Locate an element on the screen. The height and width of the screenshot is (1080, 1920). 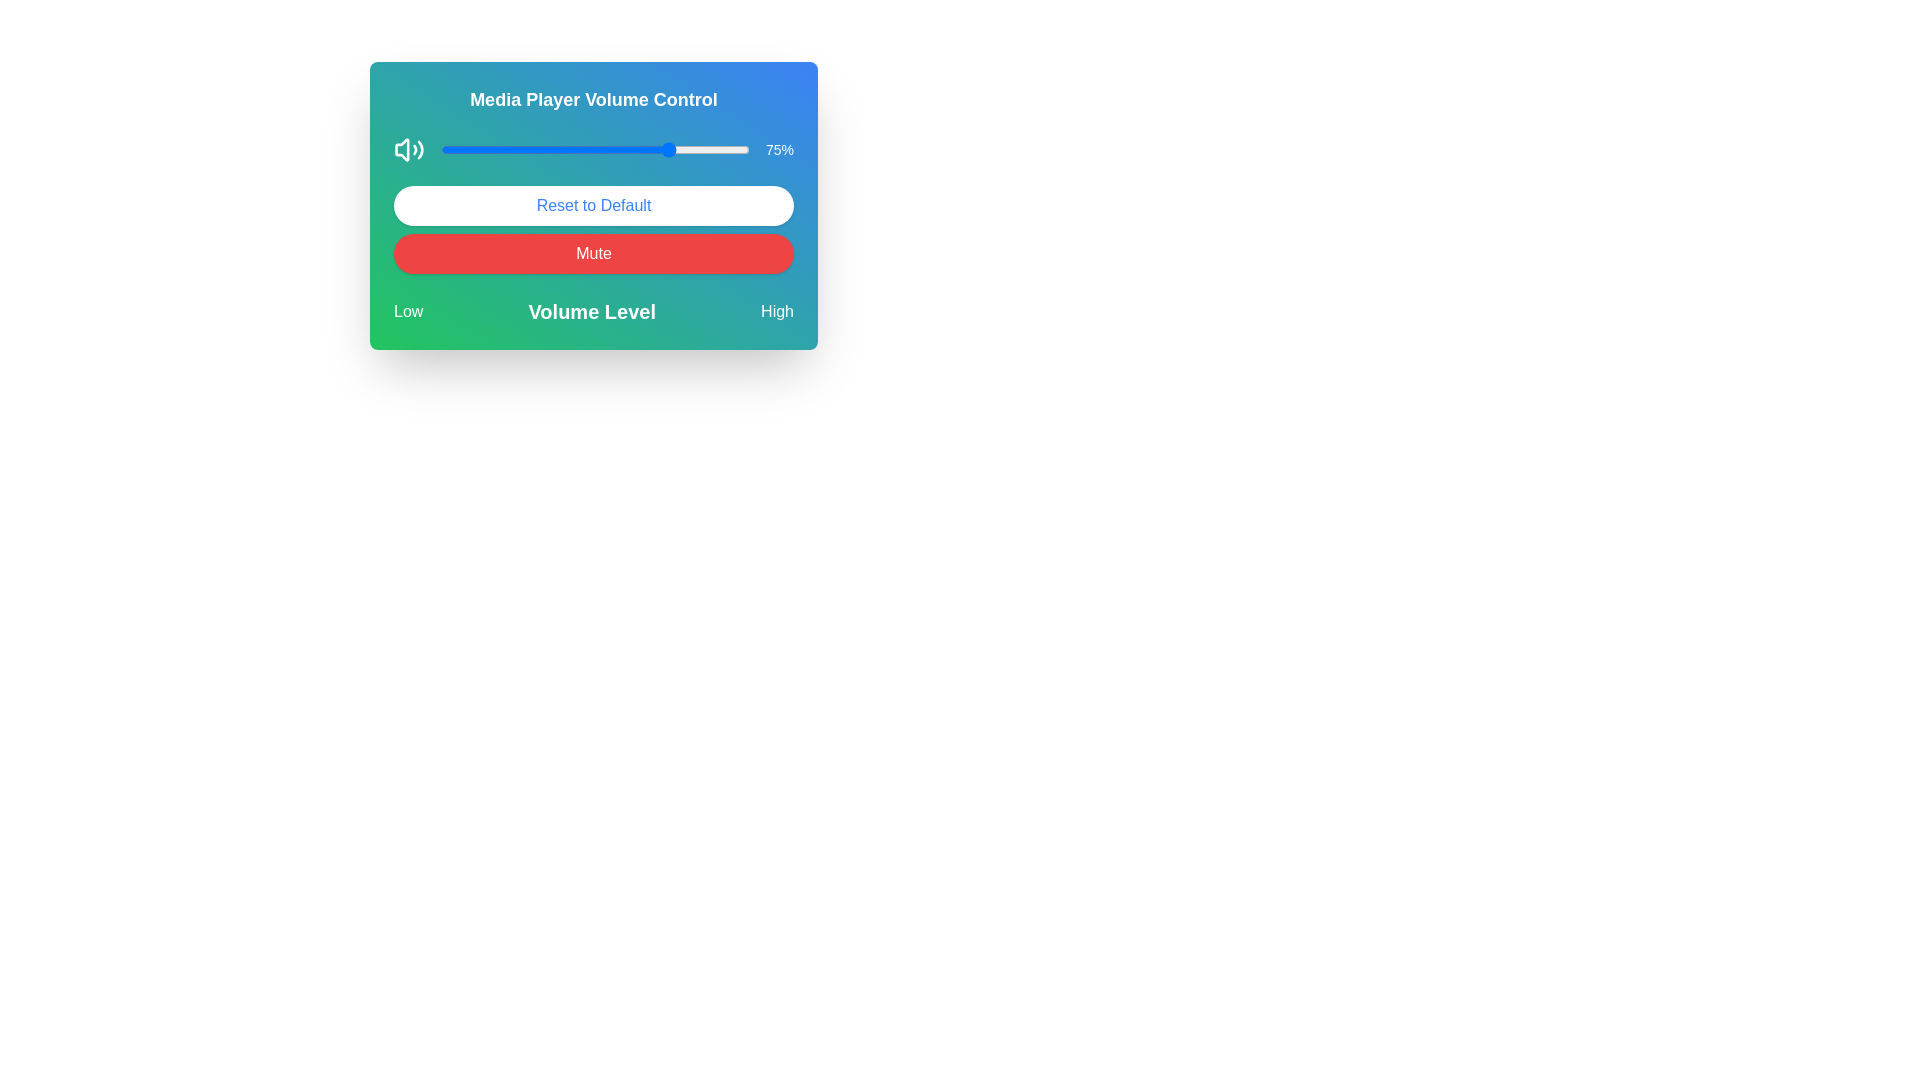
the volume is located at coordinates (678, 149).